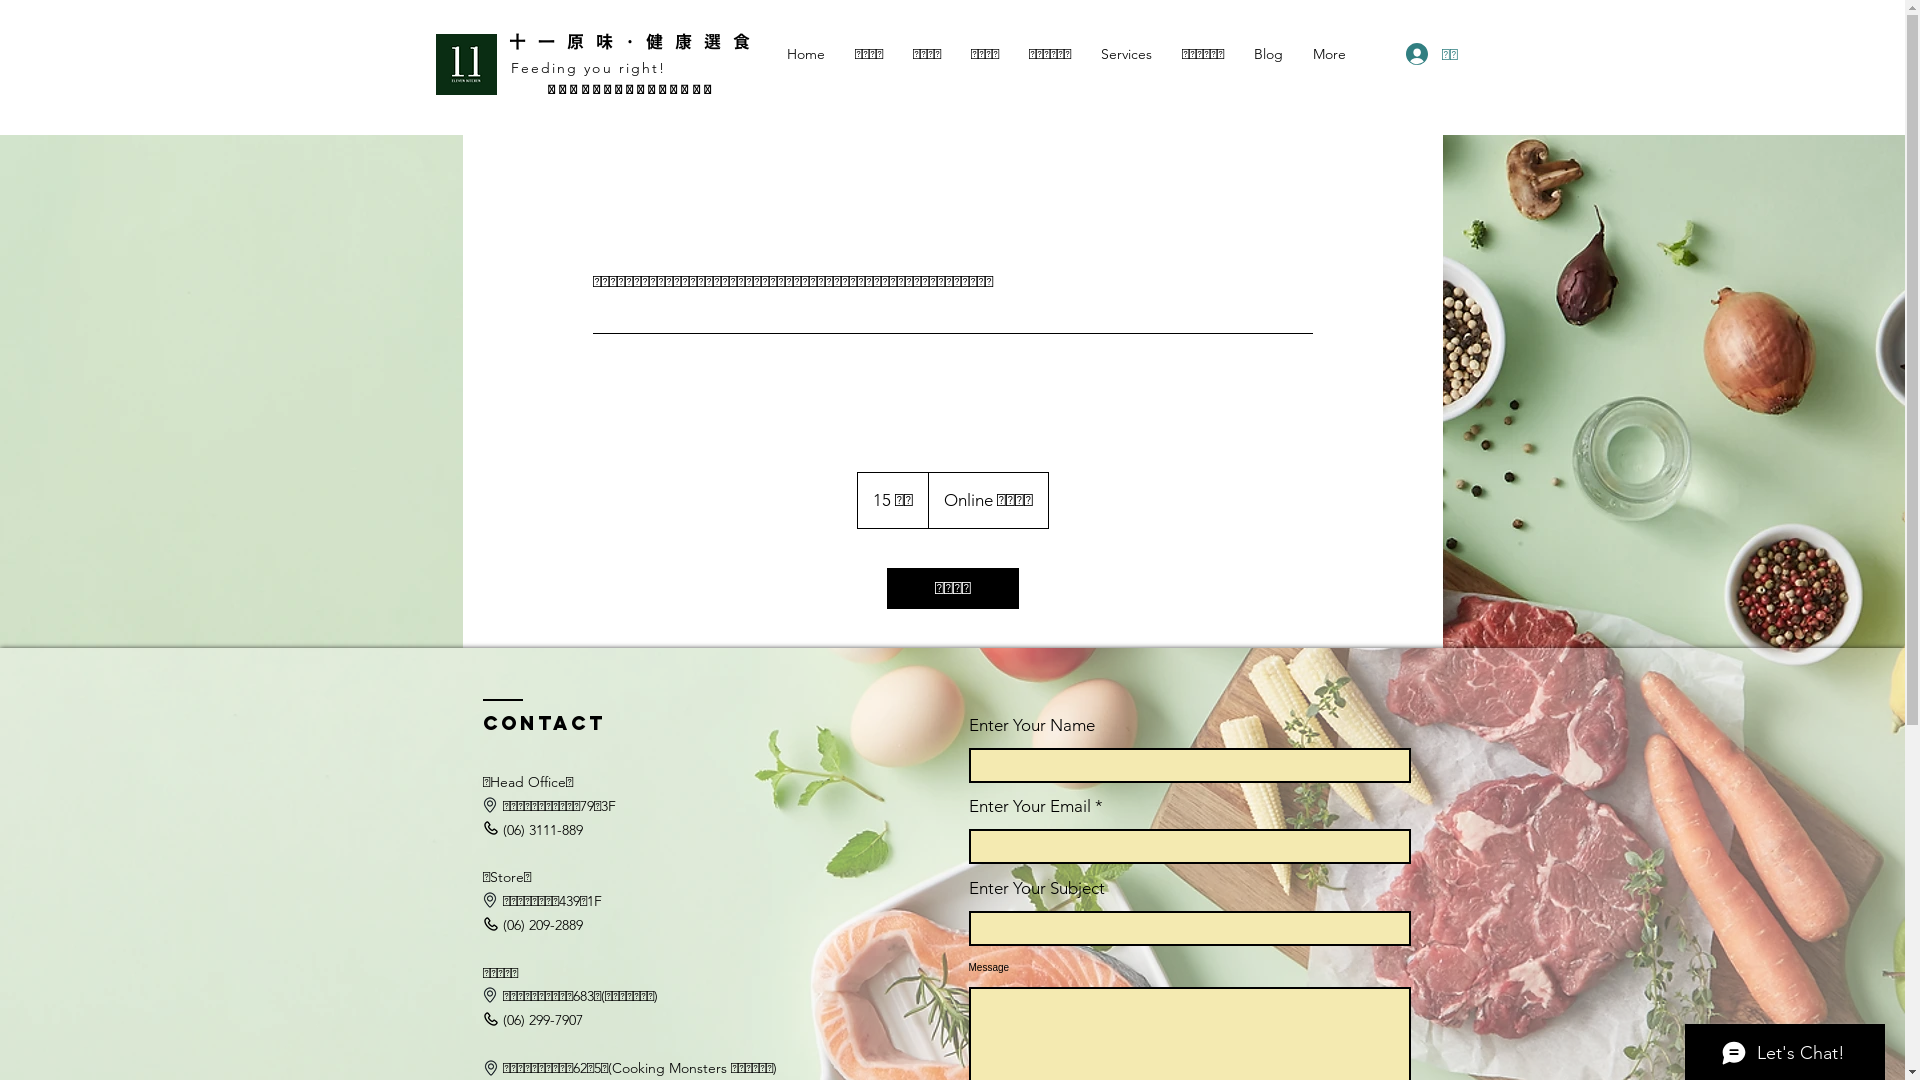  What do you see at coordinates (1126, 53) in the screenshot?
I see `'Services'` at bounding box center [1126, 53].